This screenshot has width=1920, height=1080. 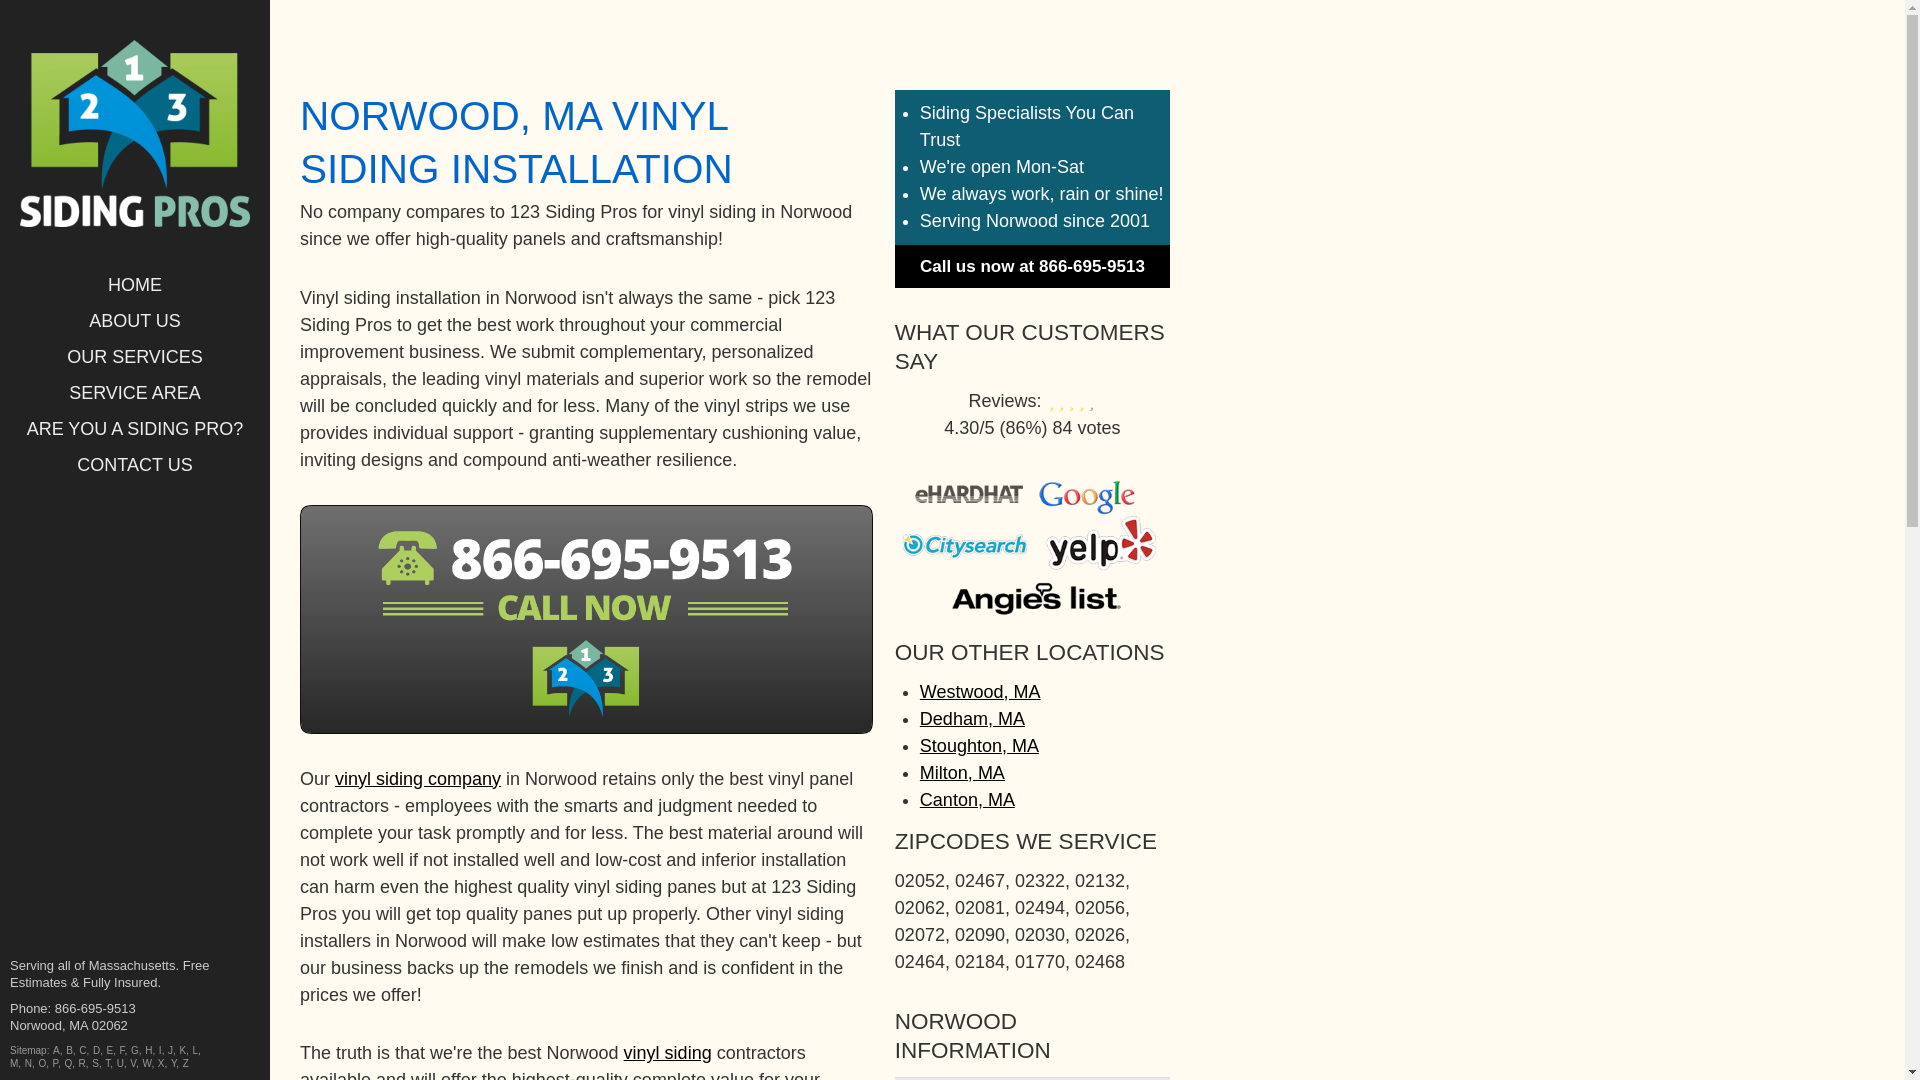 I want to click on 'P', so click(x=55, y=1062).